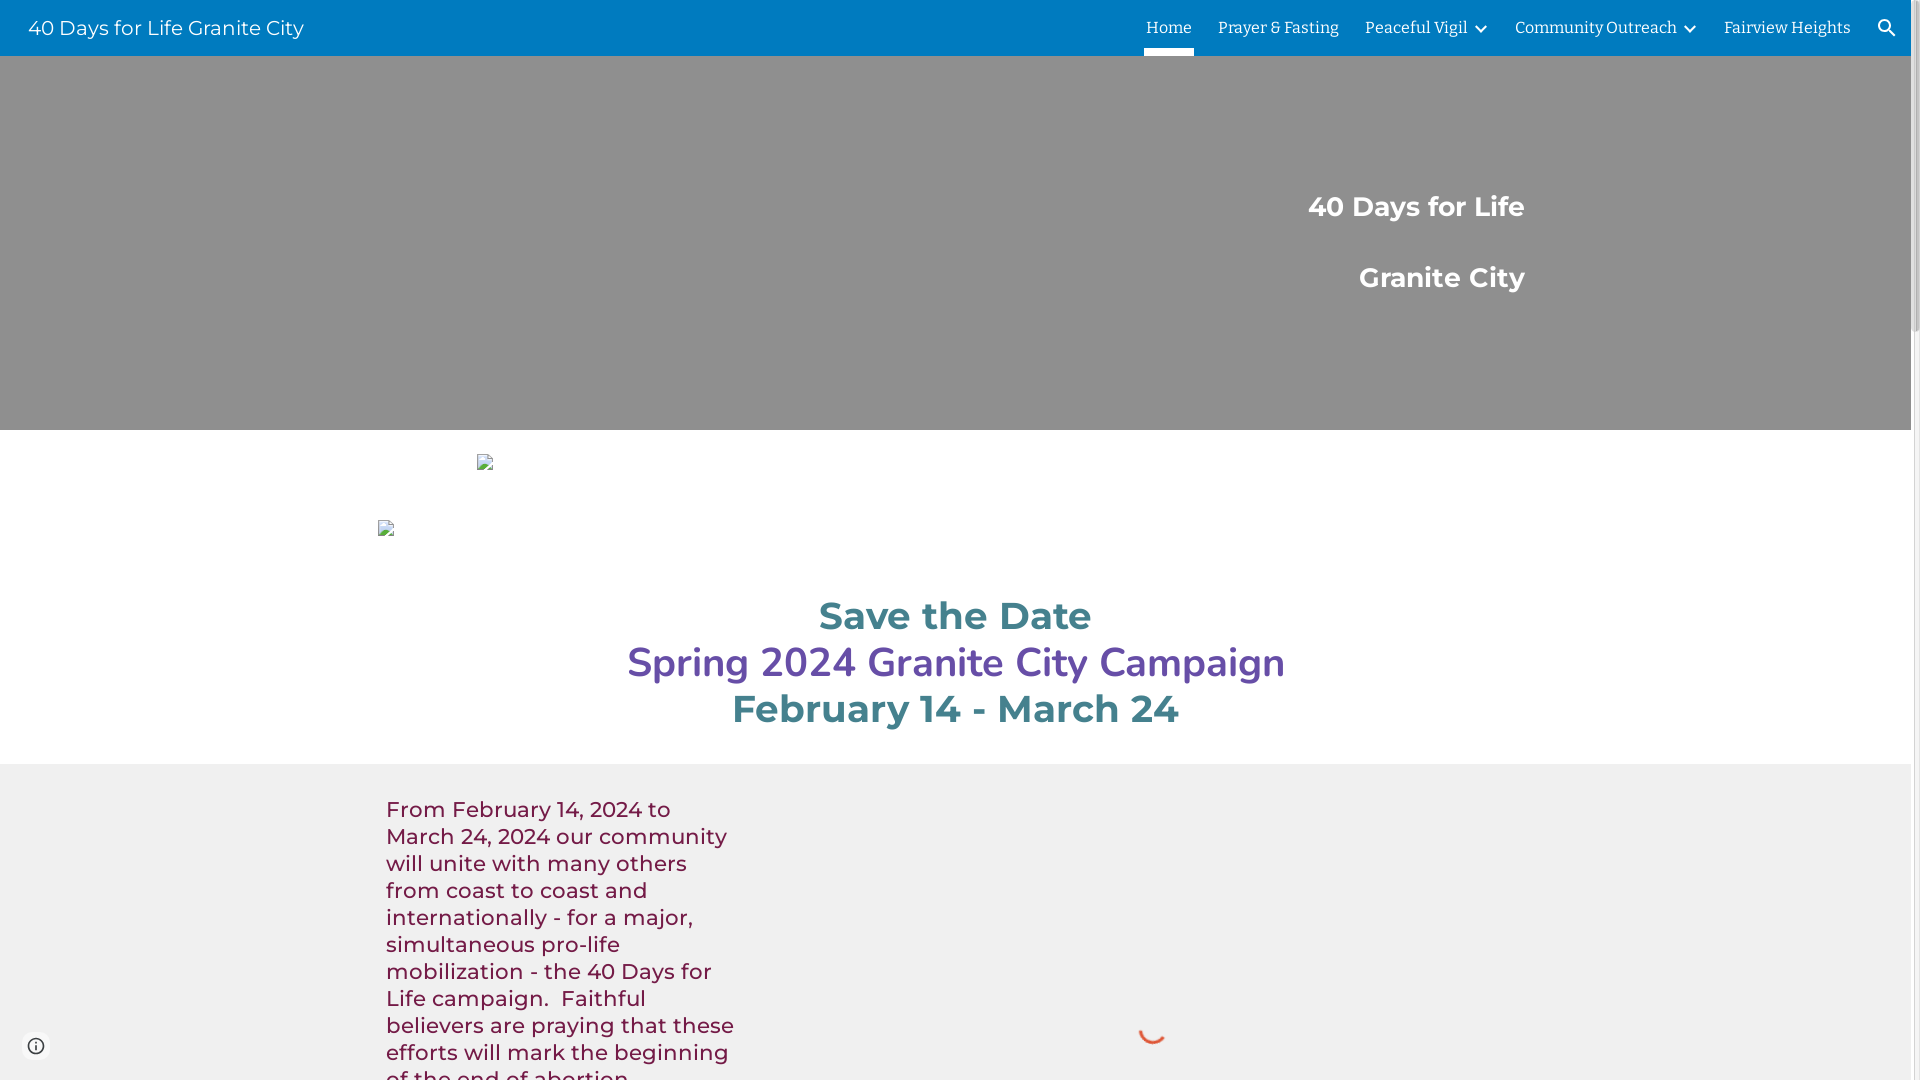 This screenshot has height=1080, width=1920. I want to click on 'Fairview Heights', so click(1787, 27).